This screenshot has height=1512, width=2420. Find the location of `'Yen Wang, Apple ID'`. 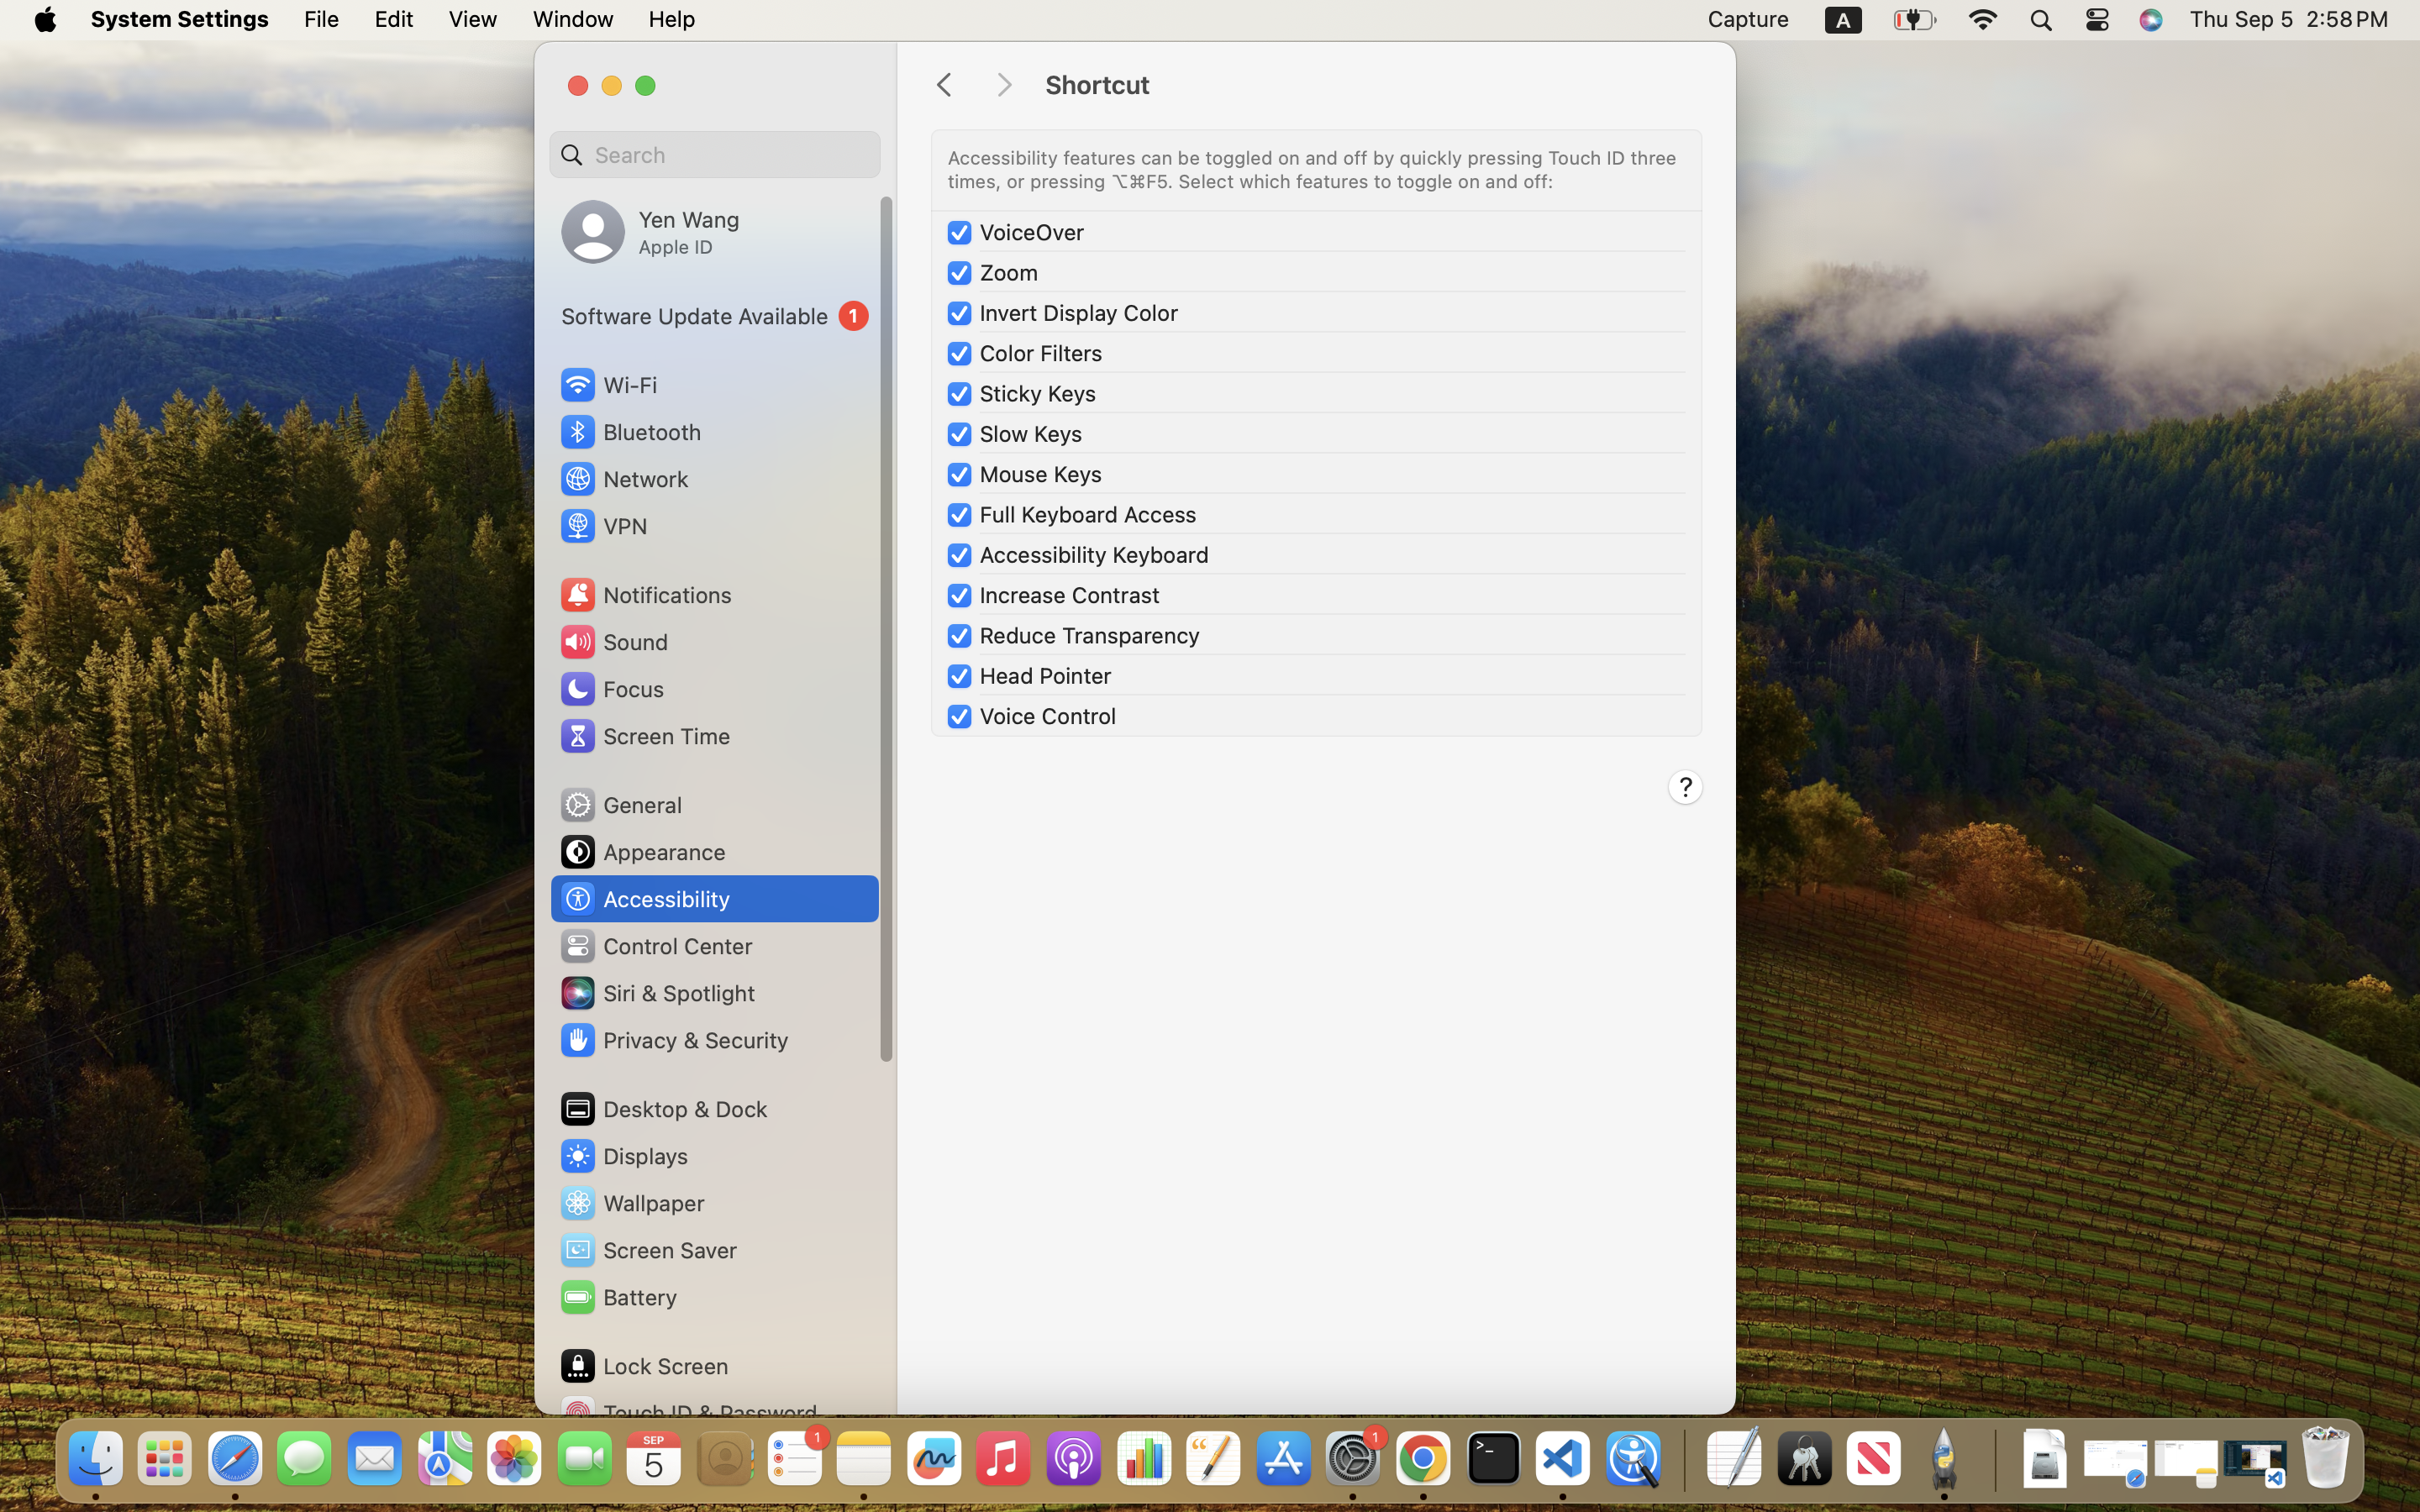

'Yen Wang, Apple ID' is located at coordinates (650, 230).